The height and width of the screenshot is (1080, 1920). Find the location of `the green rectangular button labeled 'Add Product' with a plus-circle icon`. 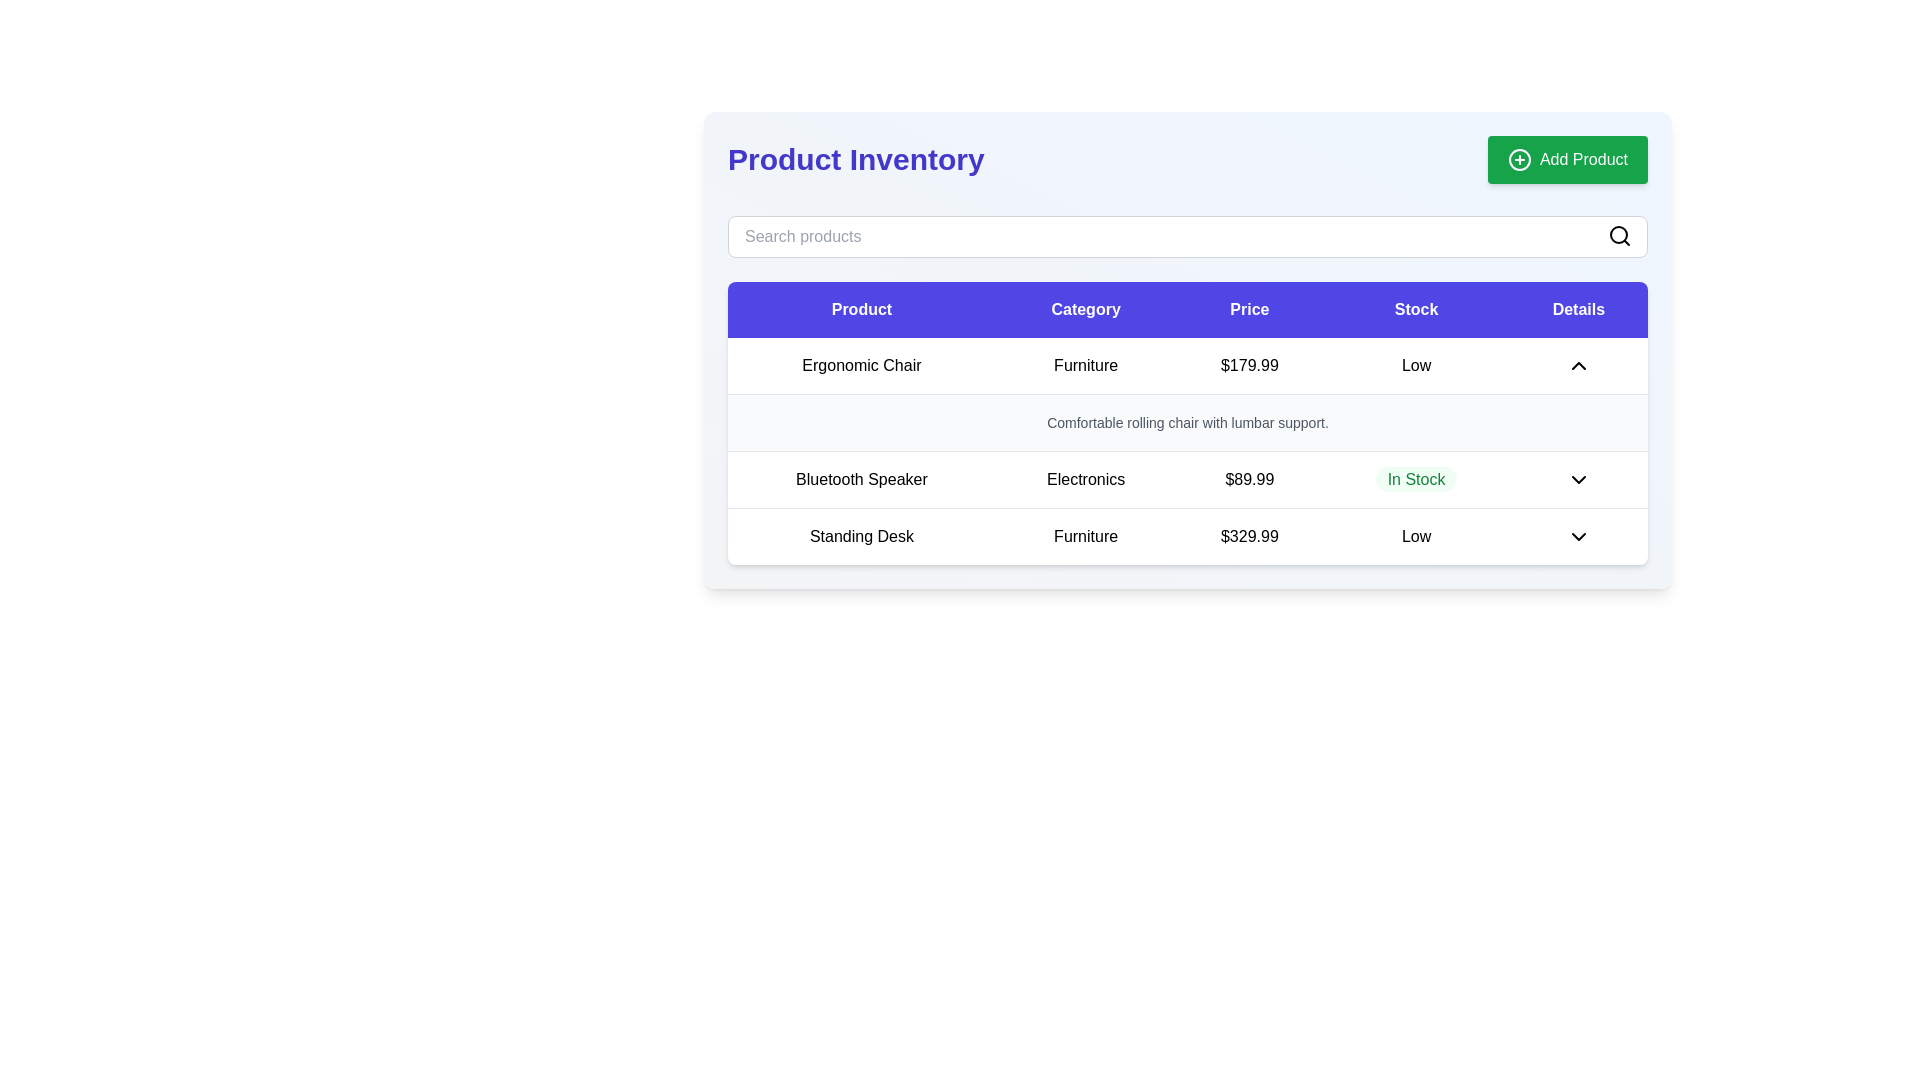

the green rectangular button labeled 'Add Product' with a plus-circle icon is located at coordinates (1567, 158).